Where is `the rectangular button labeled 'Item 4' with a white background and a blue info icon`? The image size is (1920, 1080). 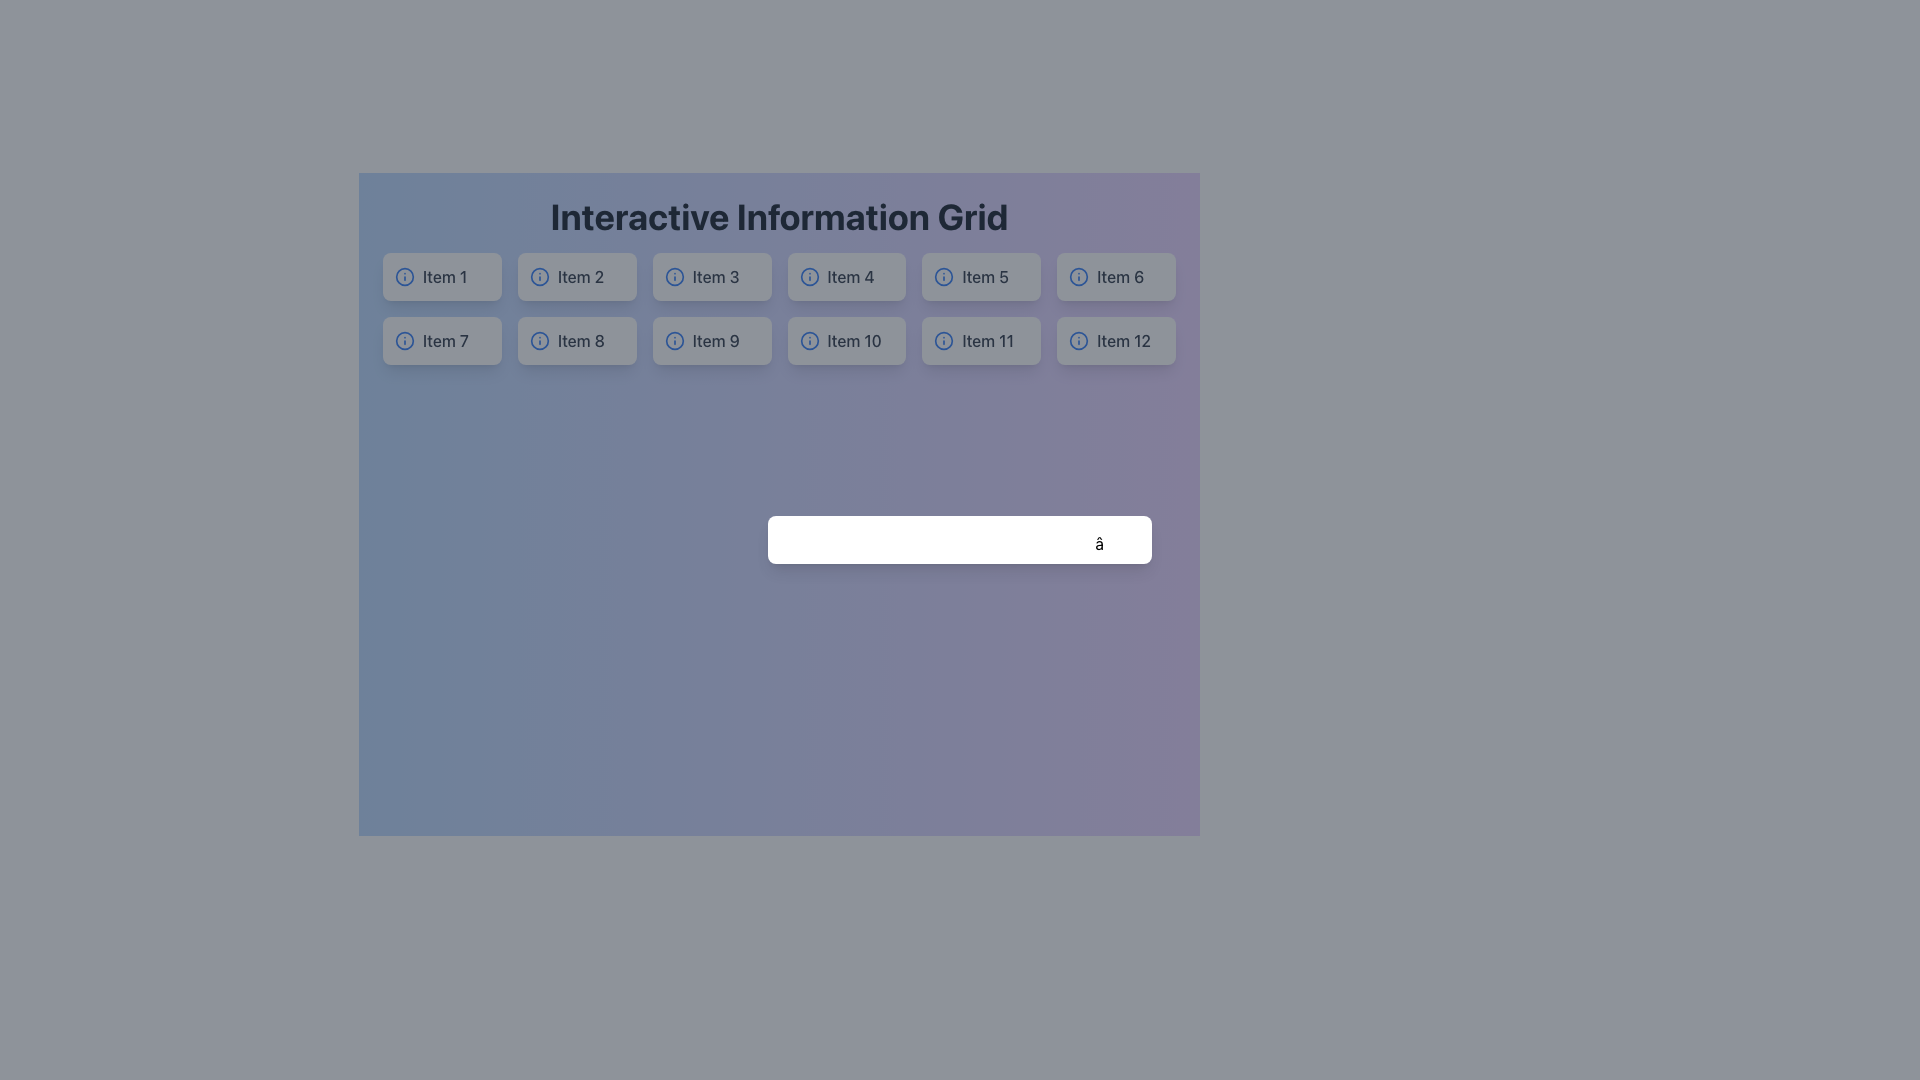
the rectangular button labeled 'Item 4' with a white background and a blue info icon is located at coordinates (846, 277).